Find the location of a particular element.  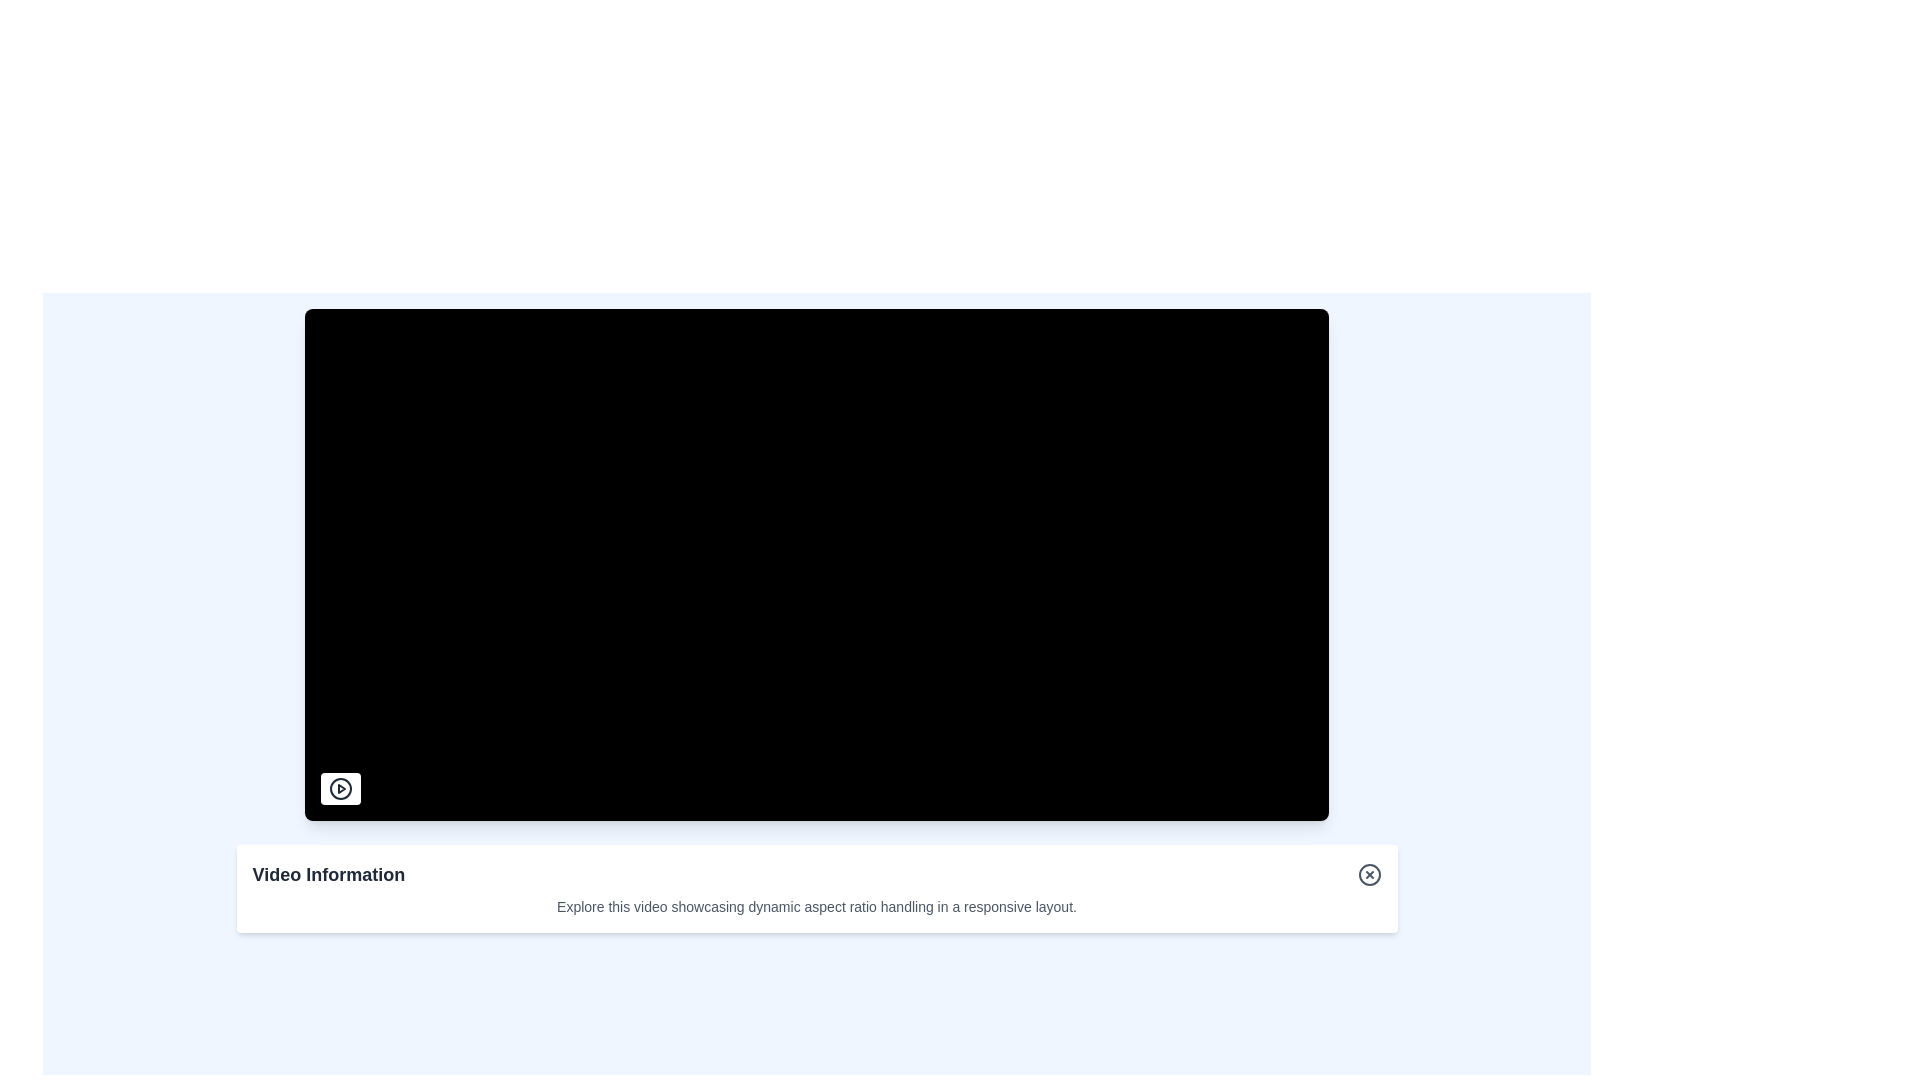

text content of the bold, large-sized text label displaying 'Video Information' located on the left side of the header section is located at coordinates (328, 874).